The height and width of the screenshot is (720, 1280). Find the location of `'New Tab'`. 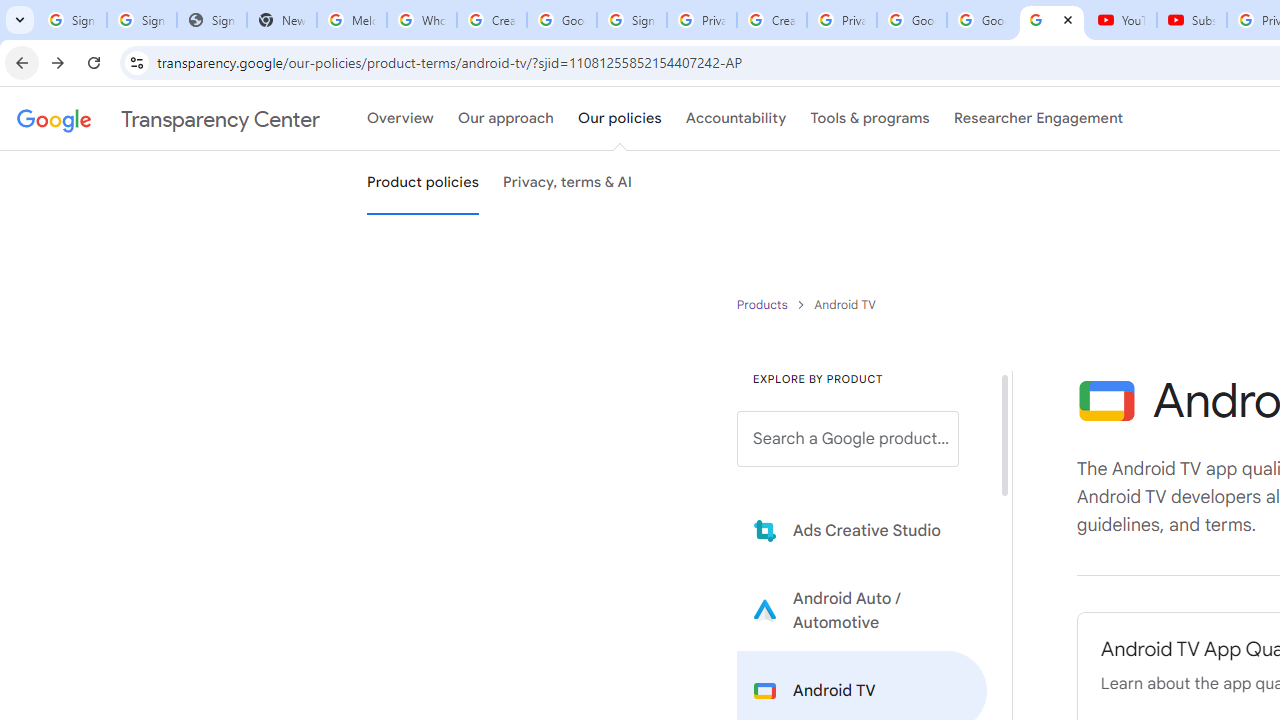

'New Tab' is located at coordinates (281, 20).